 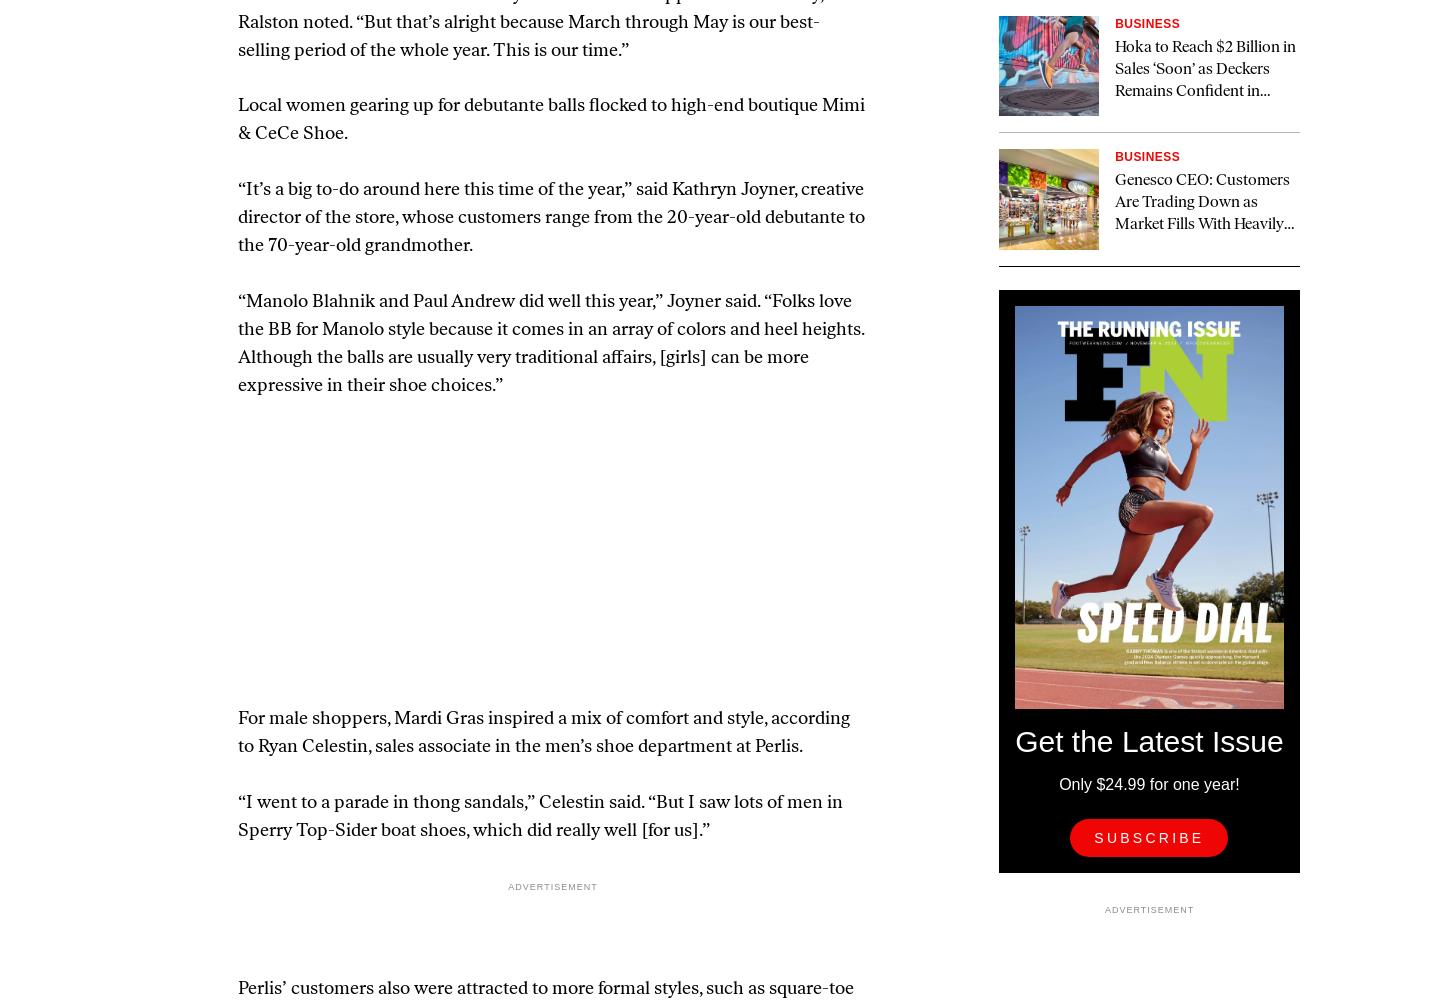 I want to click on 'Genesco CEO: Customers Are Trading Down as Market Fills With Heavily Discounted Athletic Shoes', so click(x=1201, y=213).